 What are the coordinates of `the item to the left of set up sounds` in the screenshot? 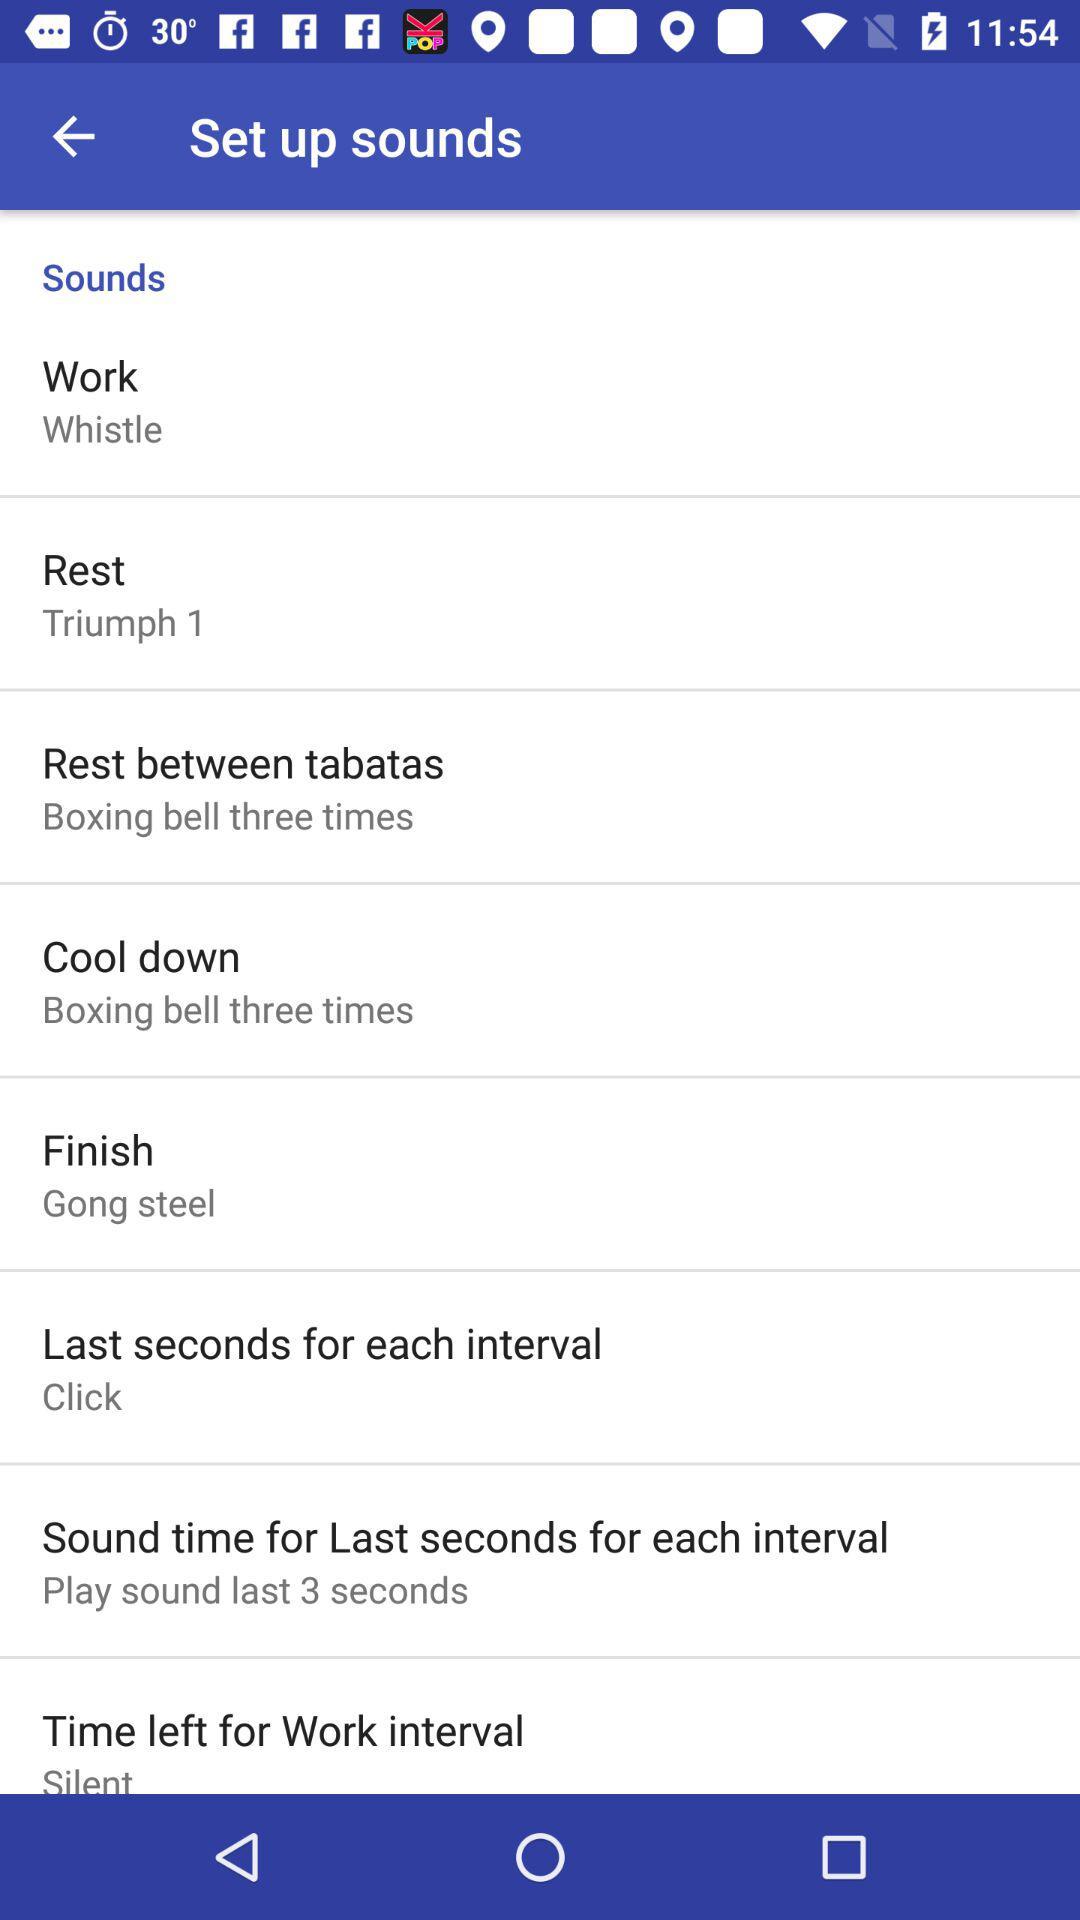 It's located at (72, 135).